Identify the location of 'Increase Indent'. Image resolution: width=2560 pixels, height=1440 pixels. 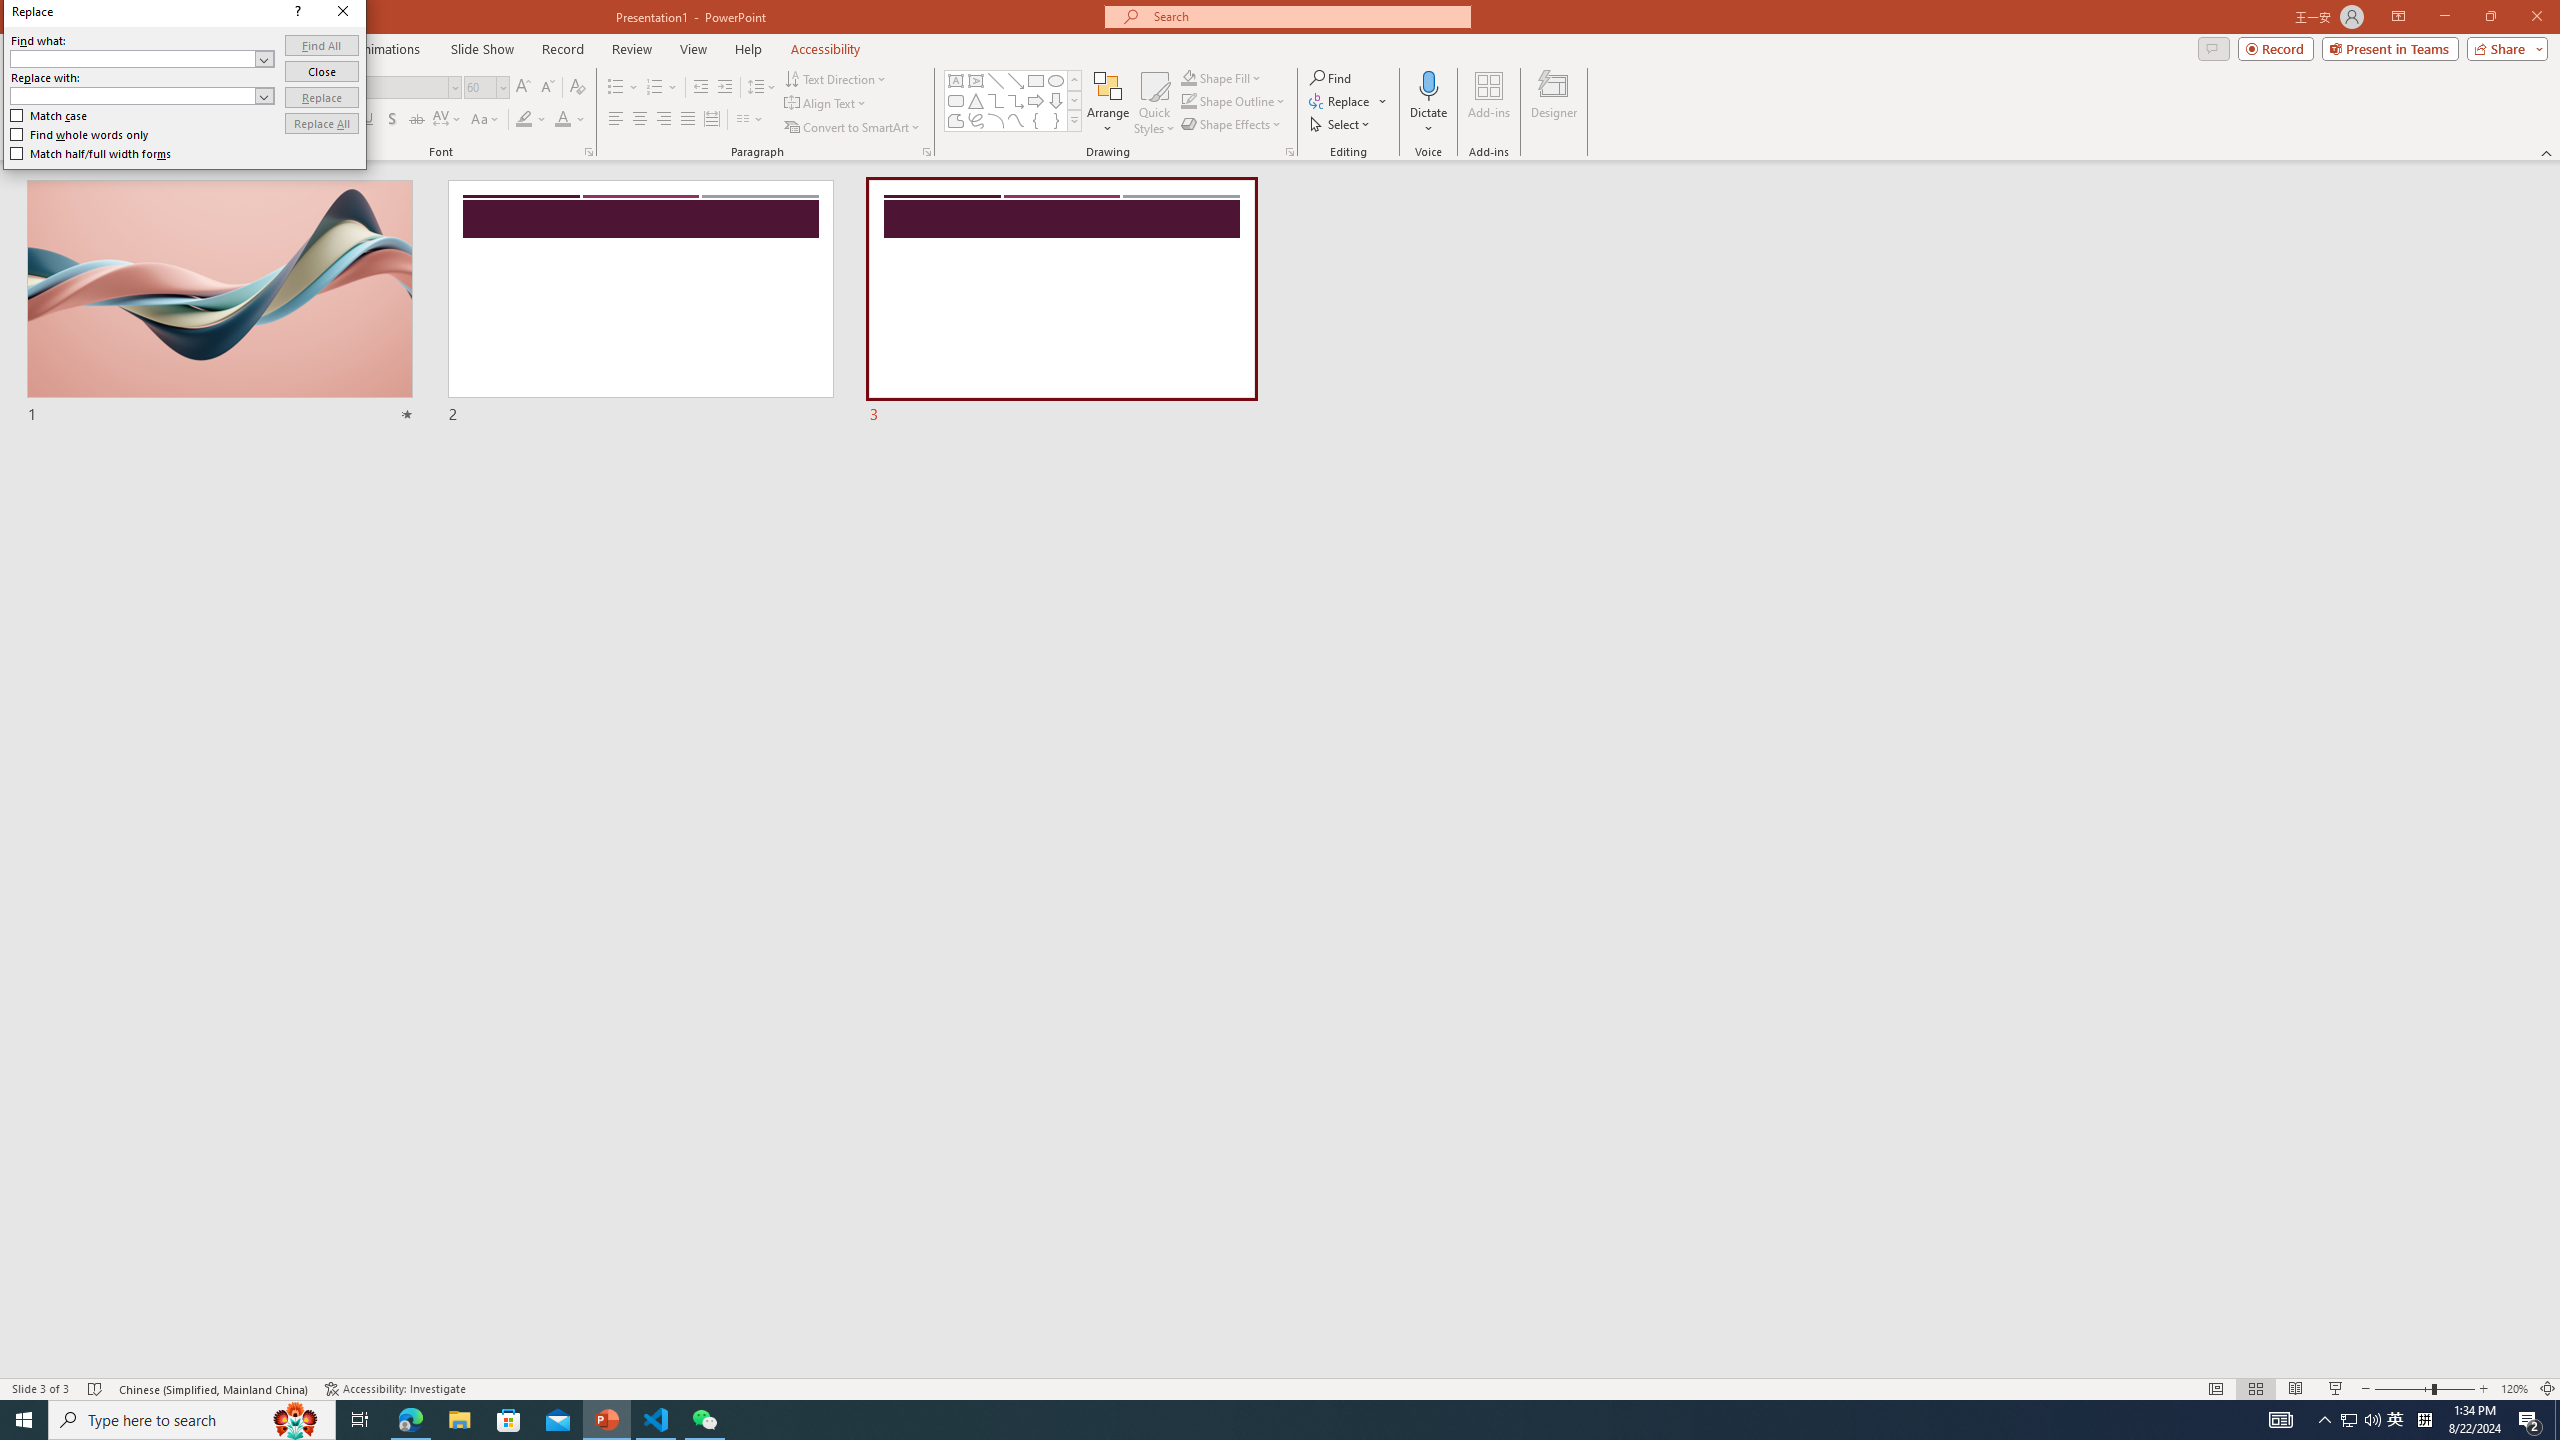
(725, 87).